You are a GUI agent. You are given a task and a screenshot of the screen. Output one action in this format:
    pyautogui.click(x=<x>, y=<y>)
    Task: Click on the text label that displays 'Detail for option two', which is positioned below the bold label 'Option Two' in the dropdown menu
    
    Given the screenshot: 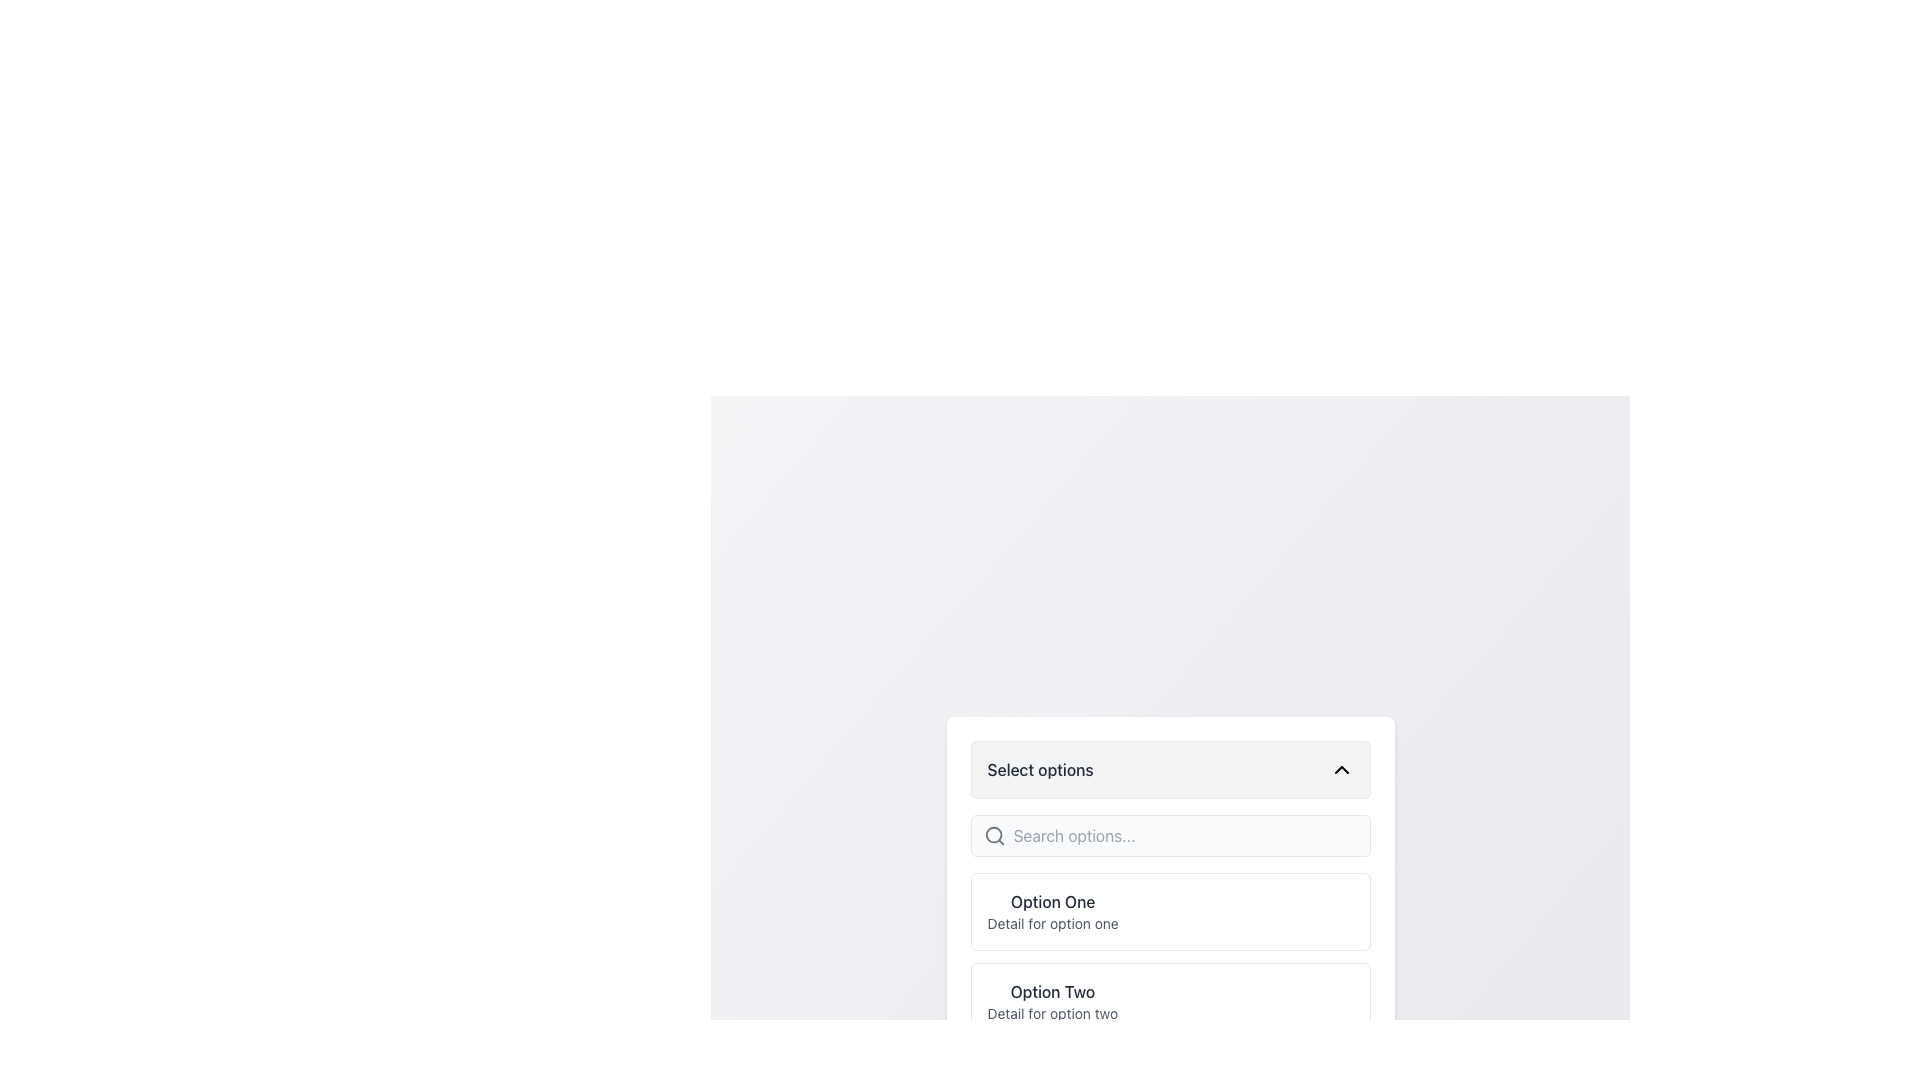 What is the action you would take?
    pyautogui.click(x=1051, y=1014)
    